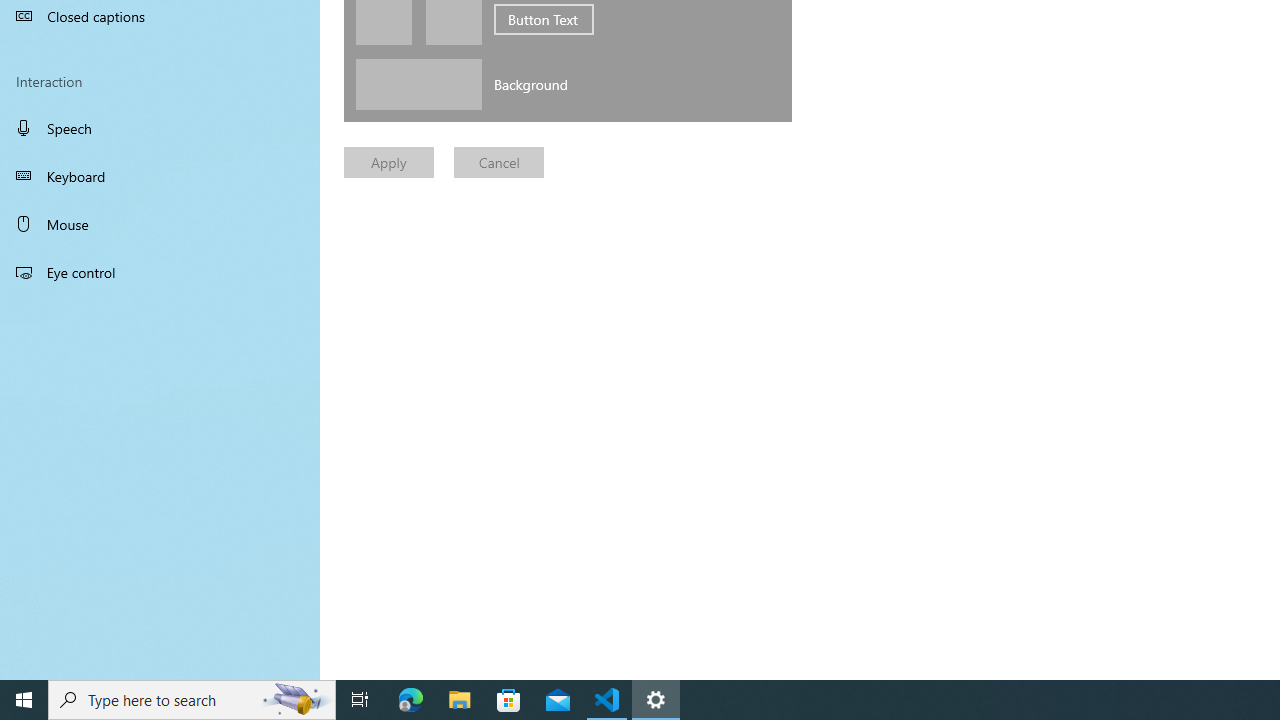  What do you see at coordinates (192, 698) in the screenshot?
I see `'Type here to search'` at bounding box center [192, 698].